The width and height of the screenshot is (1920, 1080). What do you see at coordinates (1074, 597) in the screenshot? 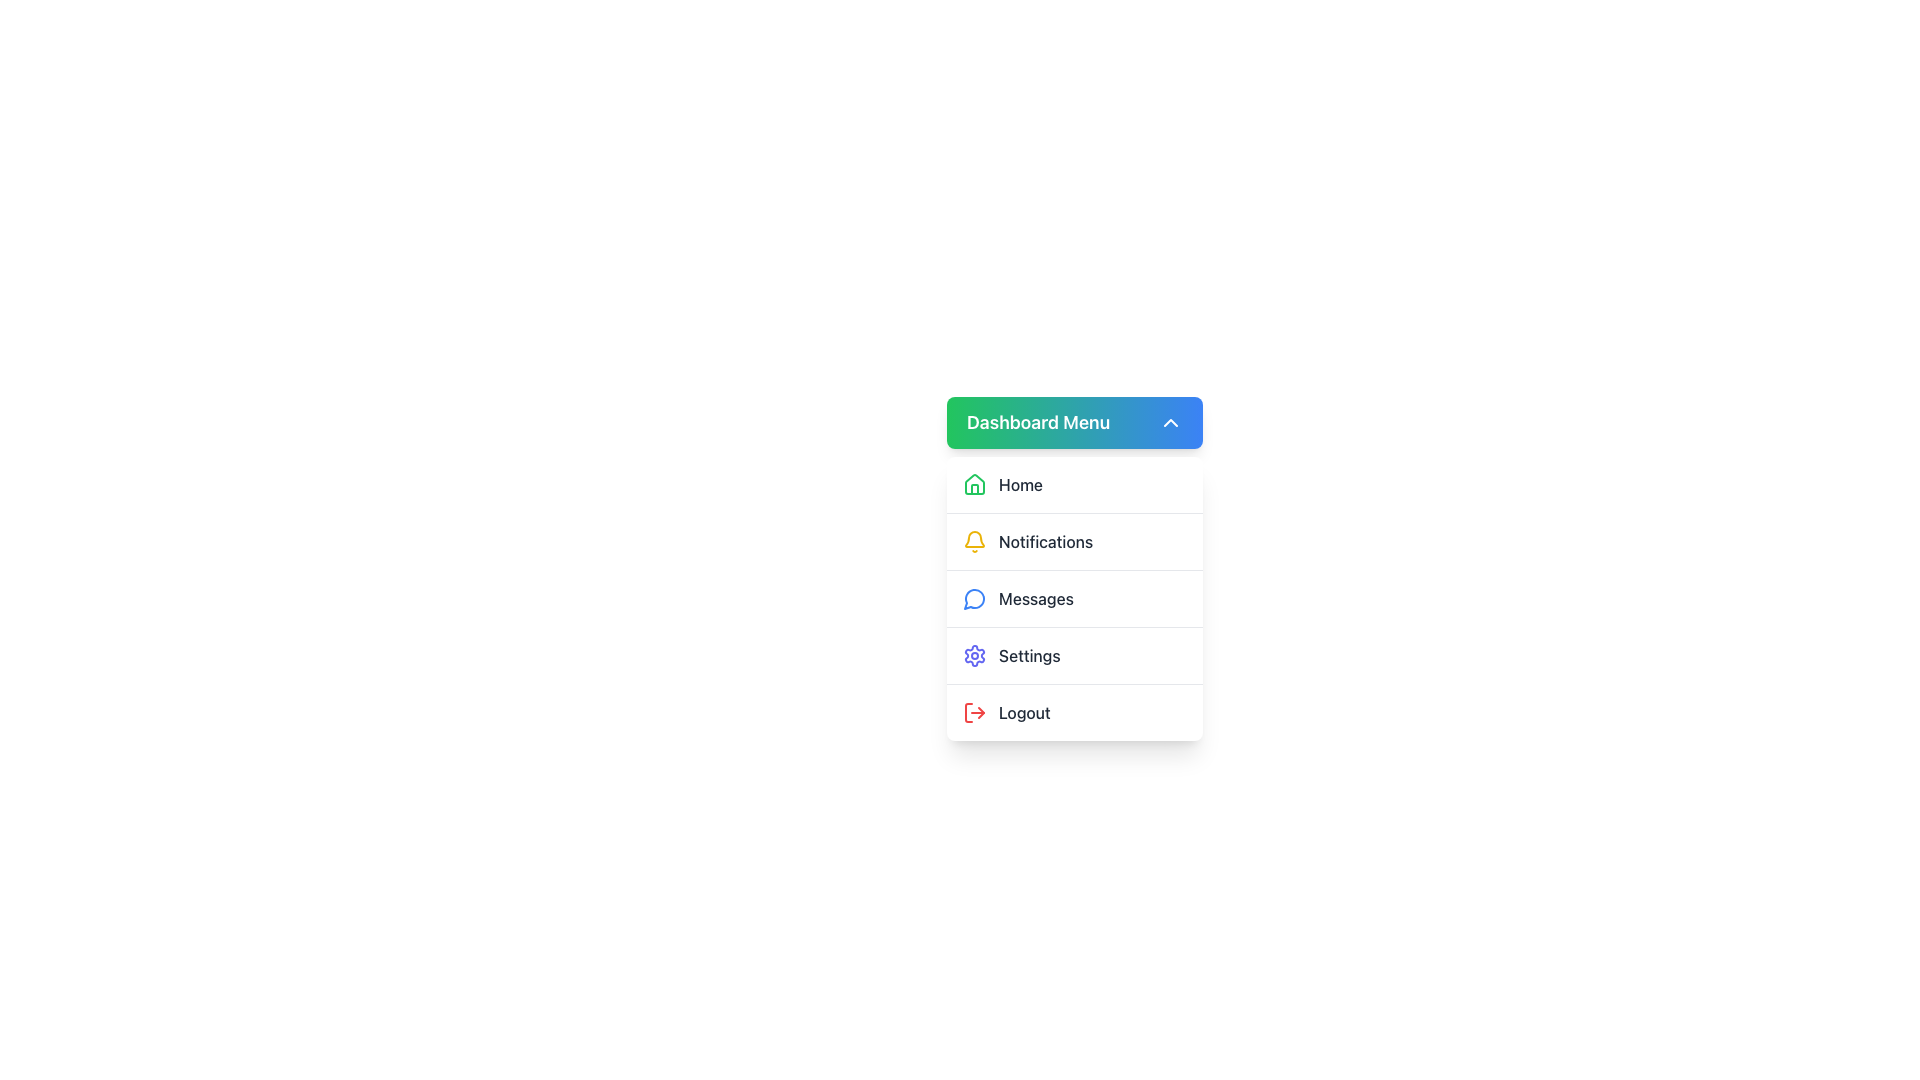
I see `the dropdown menu located below the 'Dashboard Menu' button` at bounding box center [1074, 597].